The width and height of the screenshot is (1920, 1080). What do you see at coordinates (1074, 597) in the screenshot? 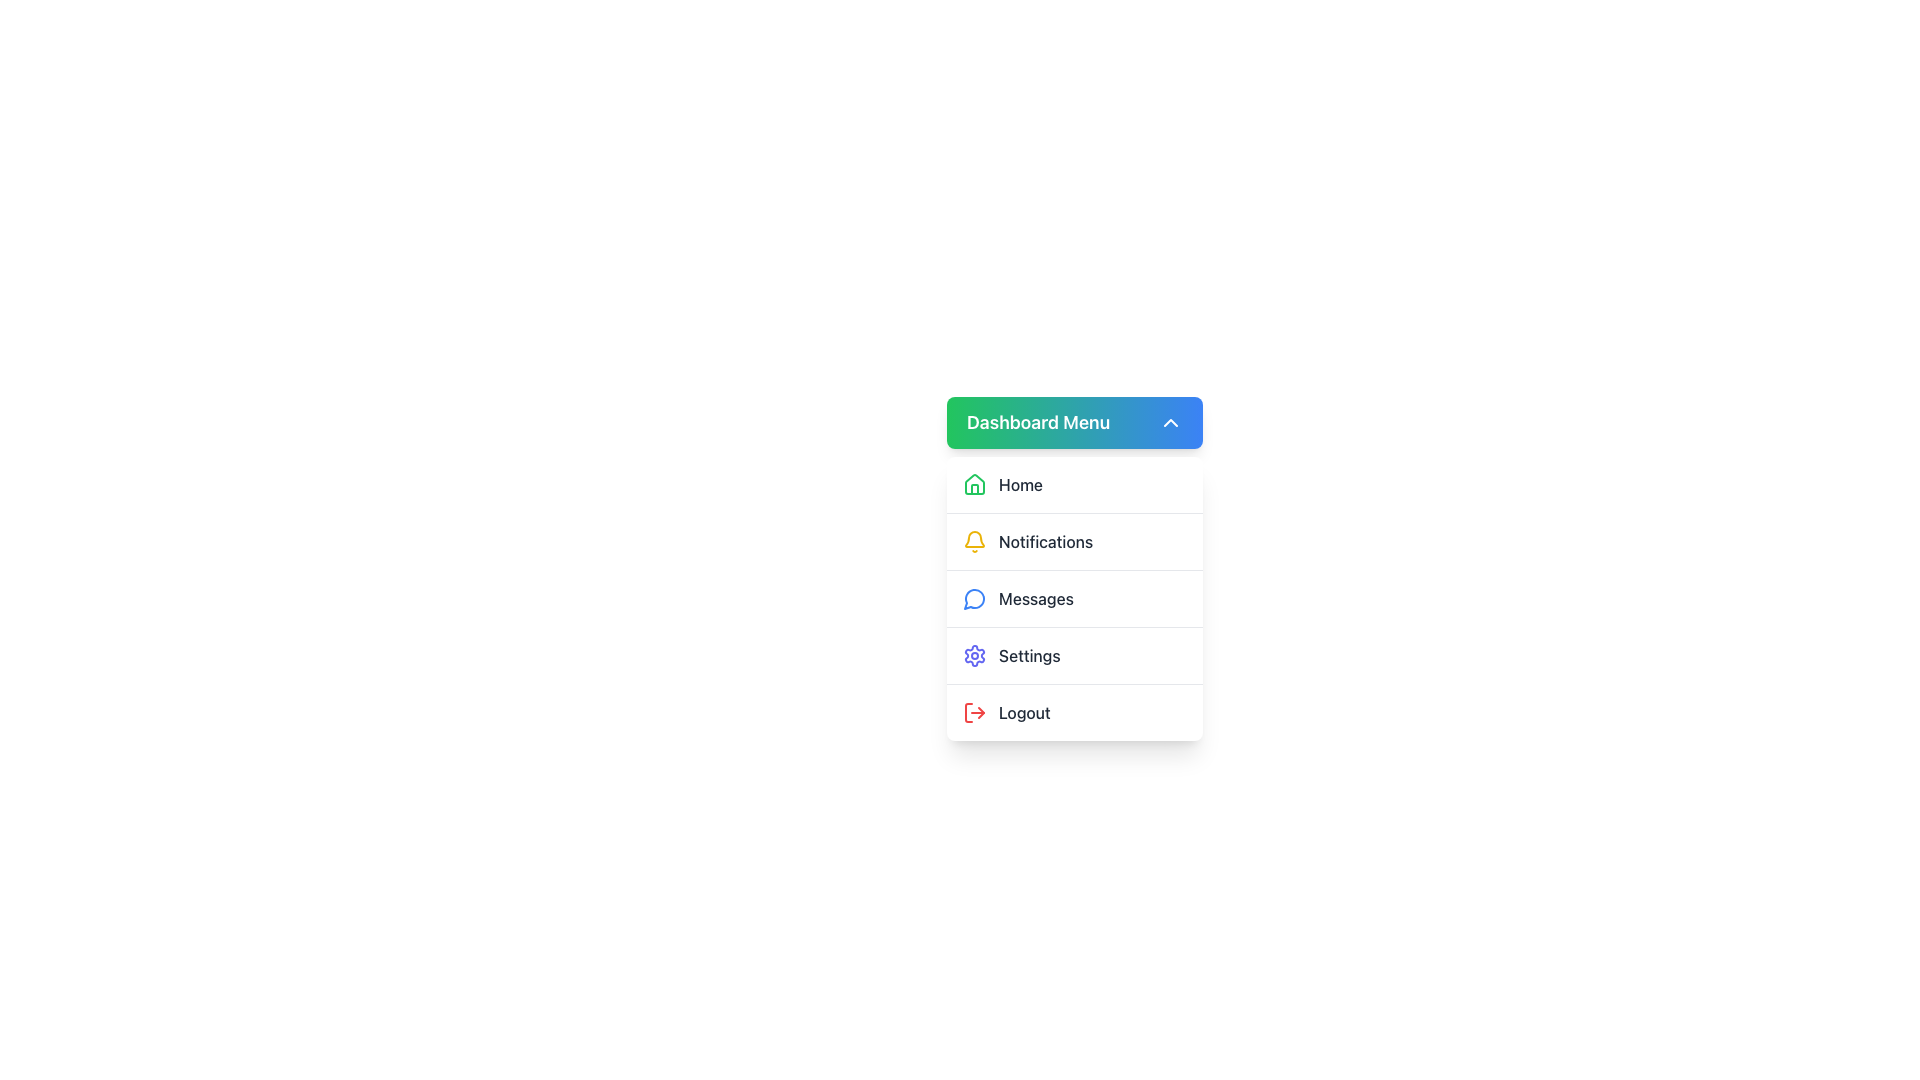
I see `the dropdown menu located below the 'Dashboard Menu' button` at bounding box center [1074, 597].